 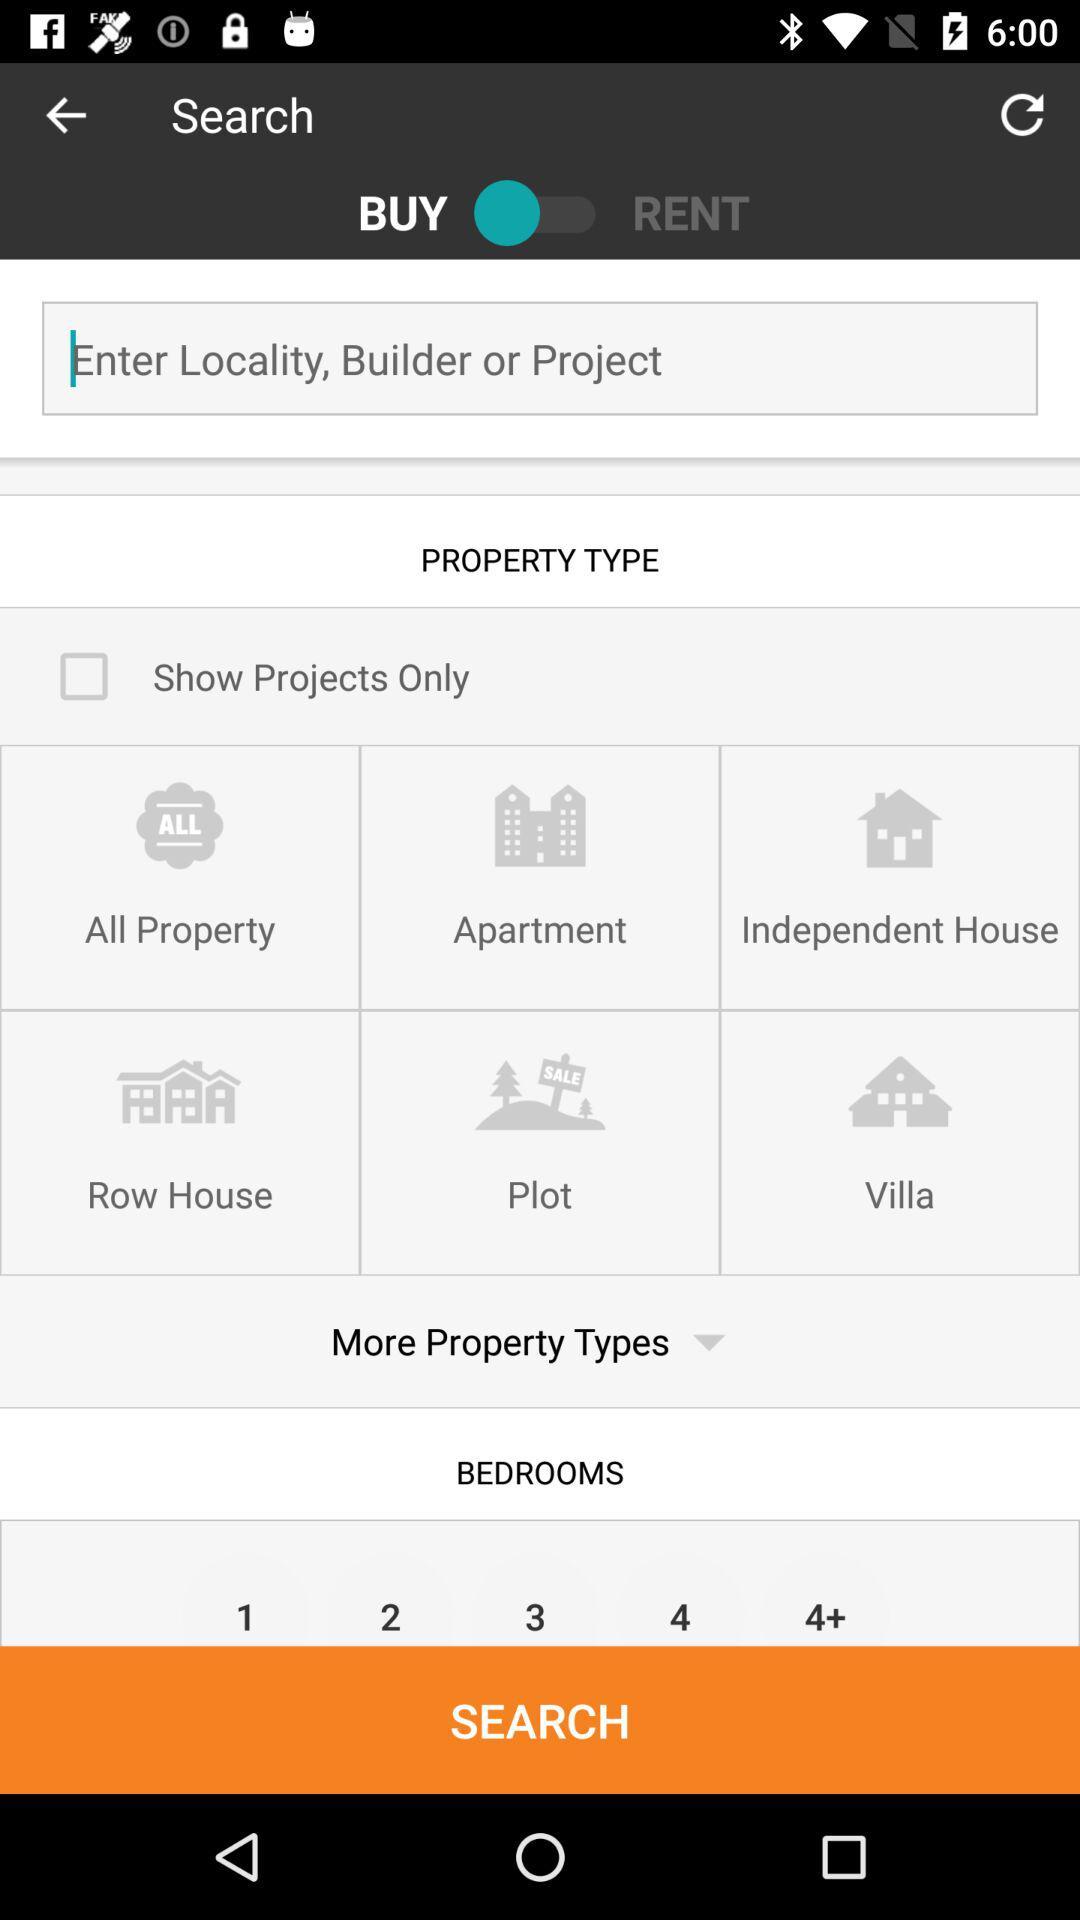 I want to click on item below bedrooms, so click(x=391, y=1597).